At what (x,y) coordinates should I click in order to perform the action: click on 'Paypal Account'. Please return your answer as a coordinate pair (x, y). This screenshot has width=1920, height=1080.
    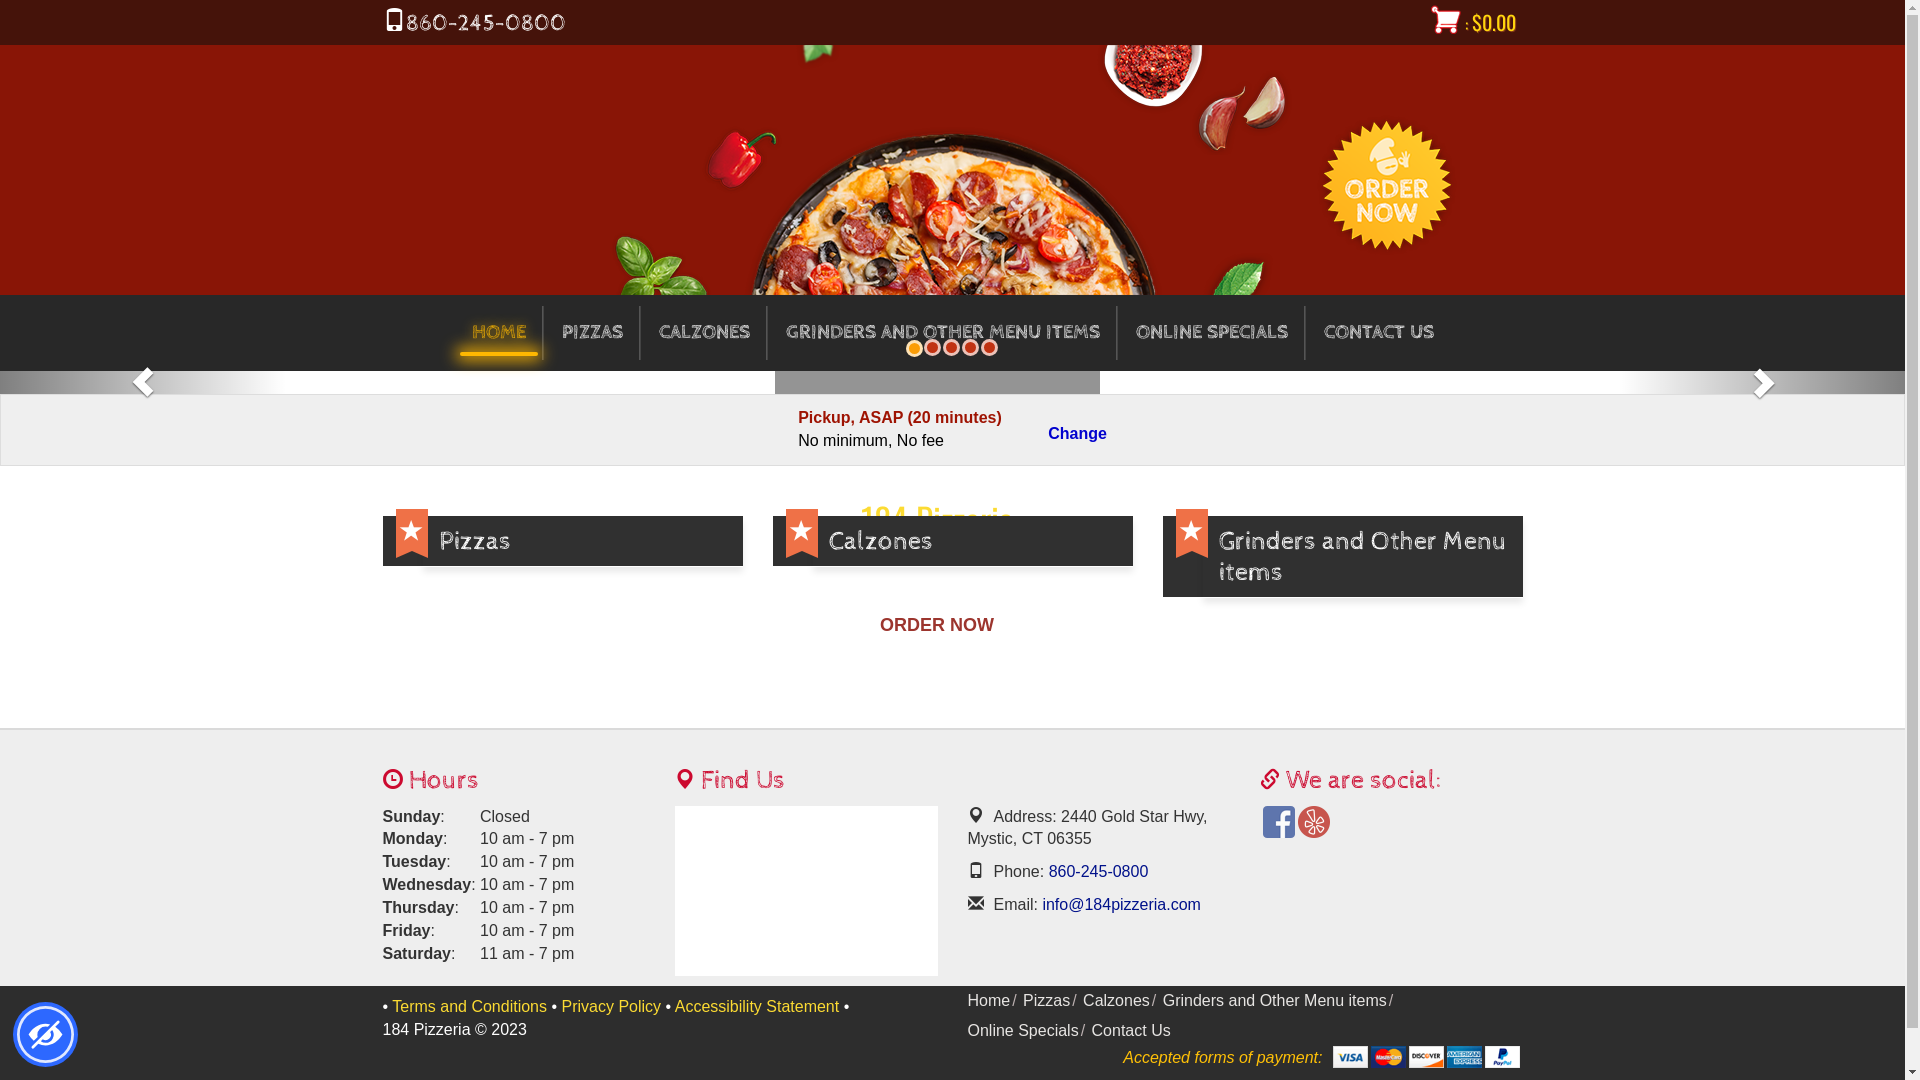
    Looking at the image, I should click on (1501, 1055).